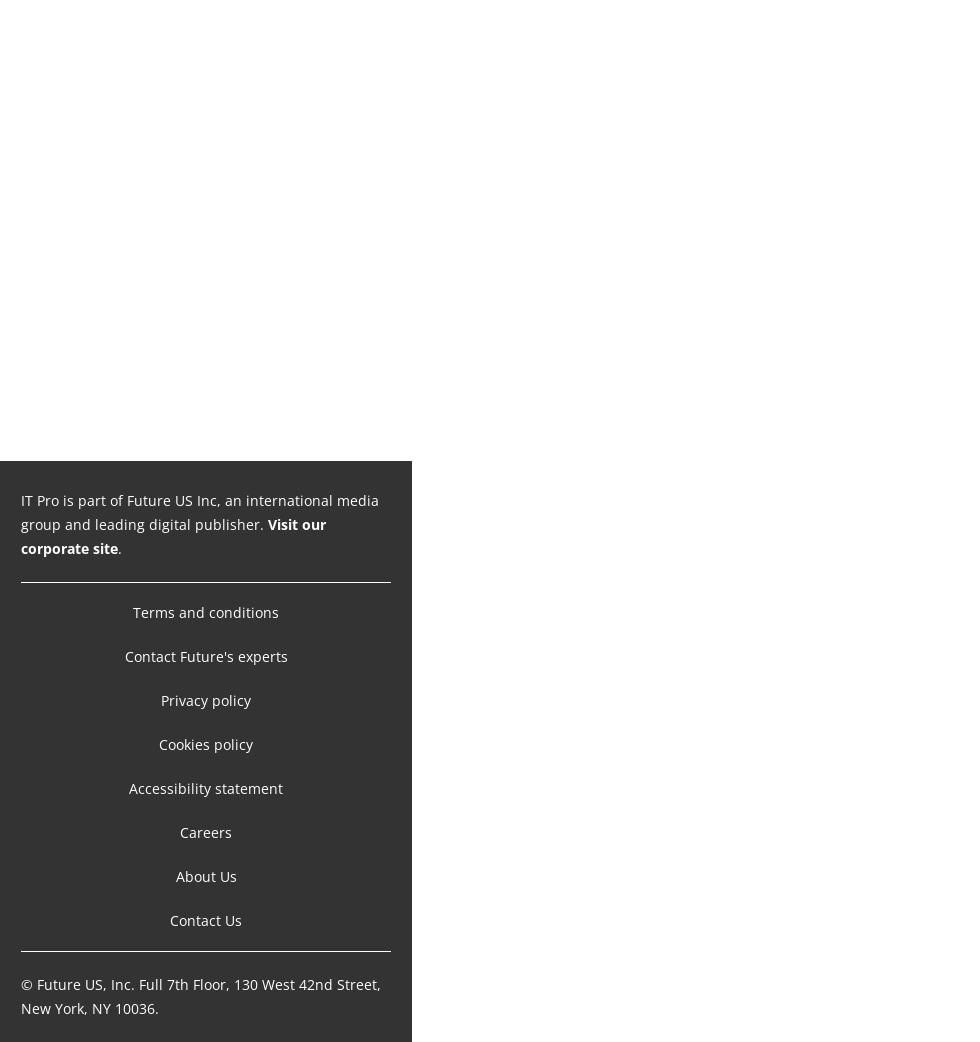 This screenshot has height=1042, width=980. What do you see at coordinates (173, 535) in the screenshot?
I see `'Visit our corporate site'` at bounding box center [173, 535].